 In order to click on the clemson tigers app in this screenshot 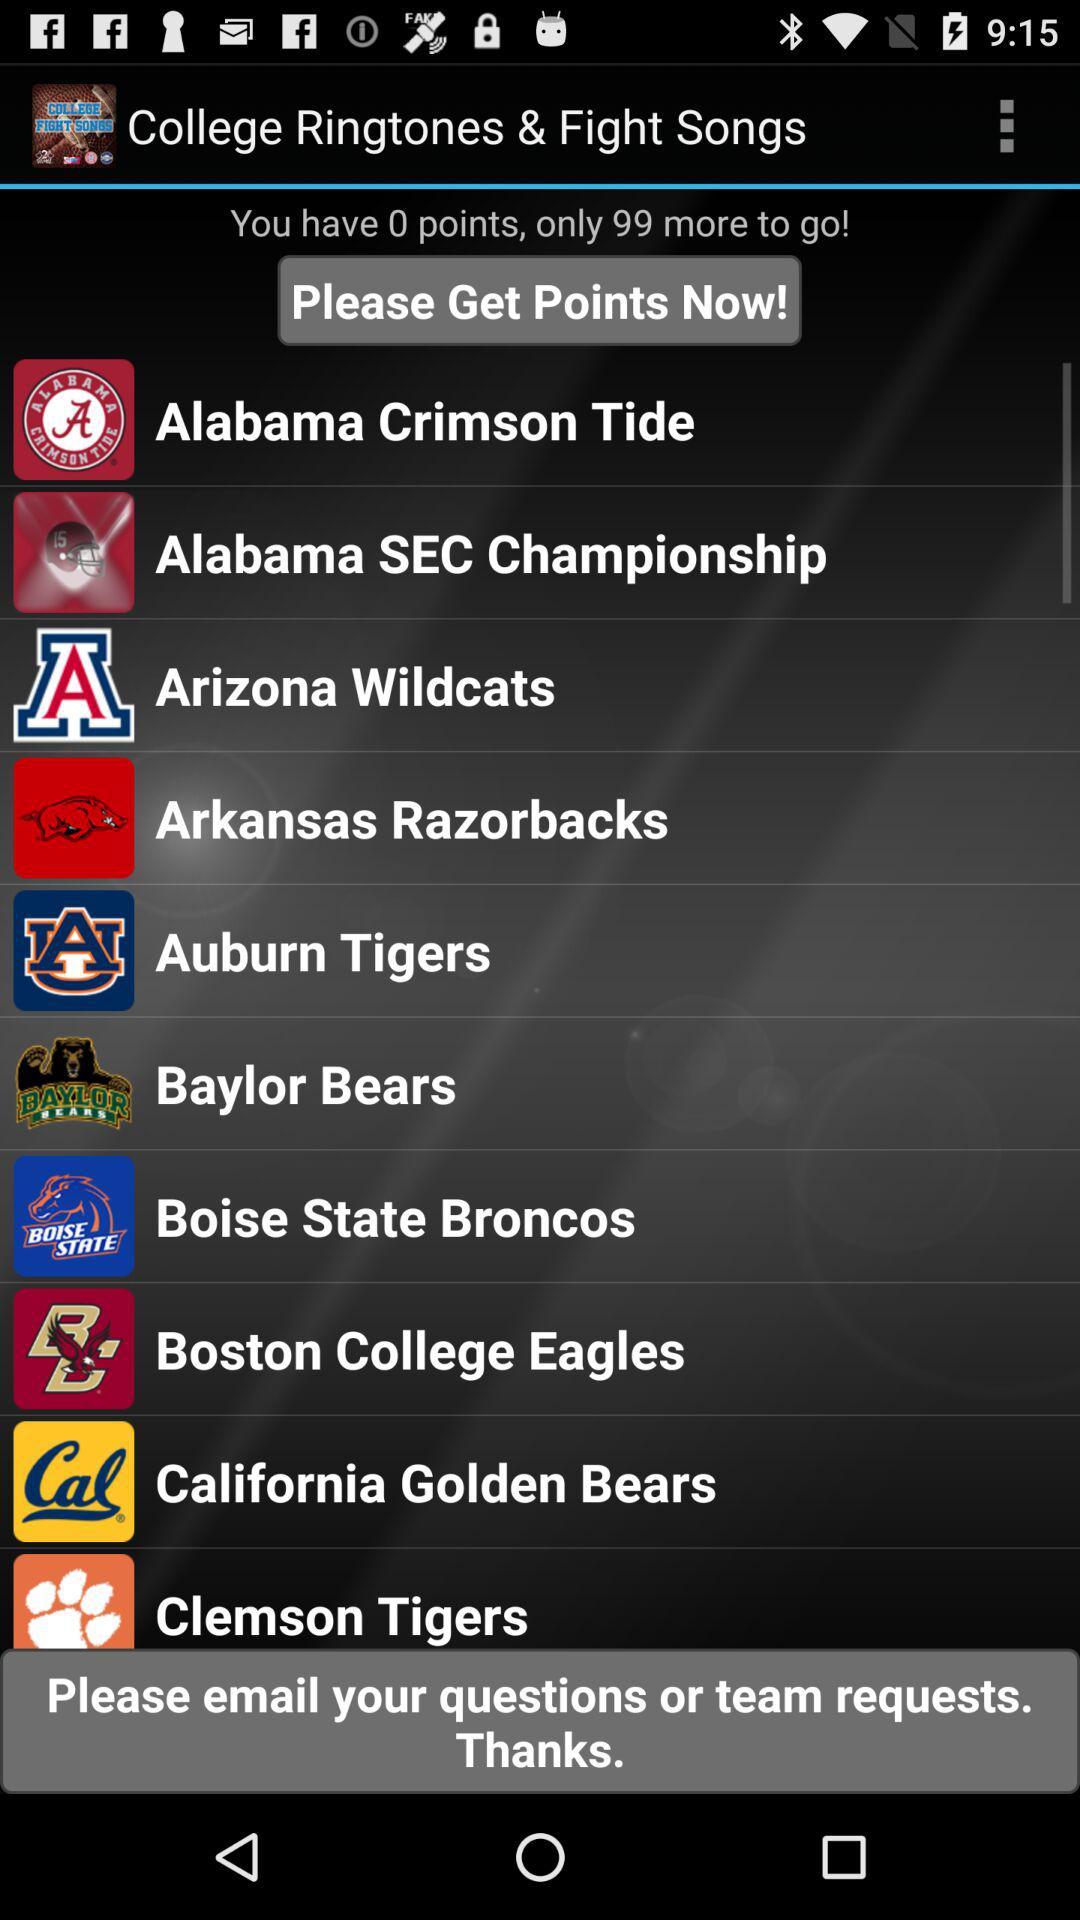, I will do `click(341, 1613)`.